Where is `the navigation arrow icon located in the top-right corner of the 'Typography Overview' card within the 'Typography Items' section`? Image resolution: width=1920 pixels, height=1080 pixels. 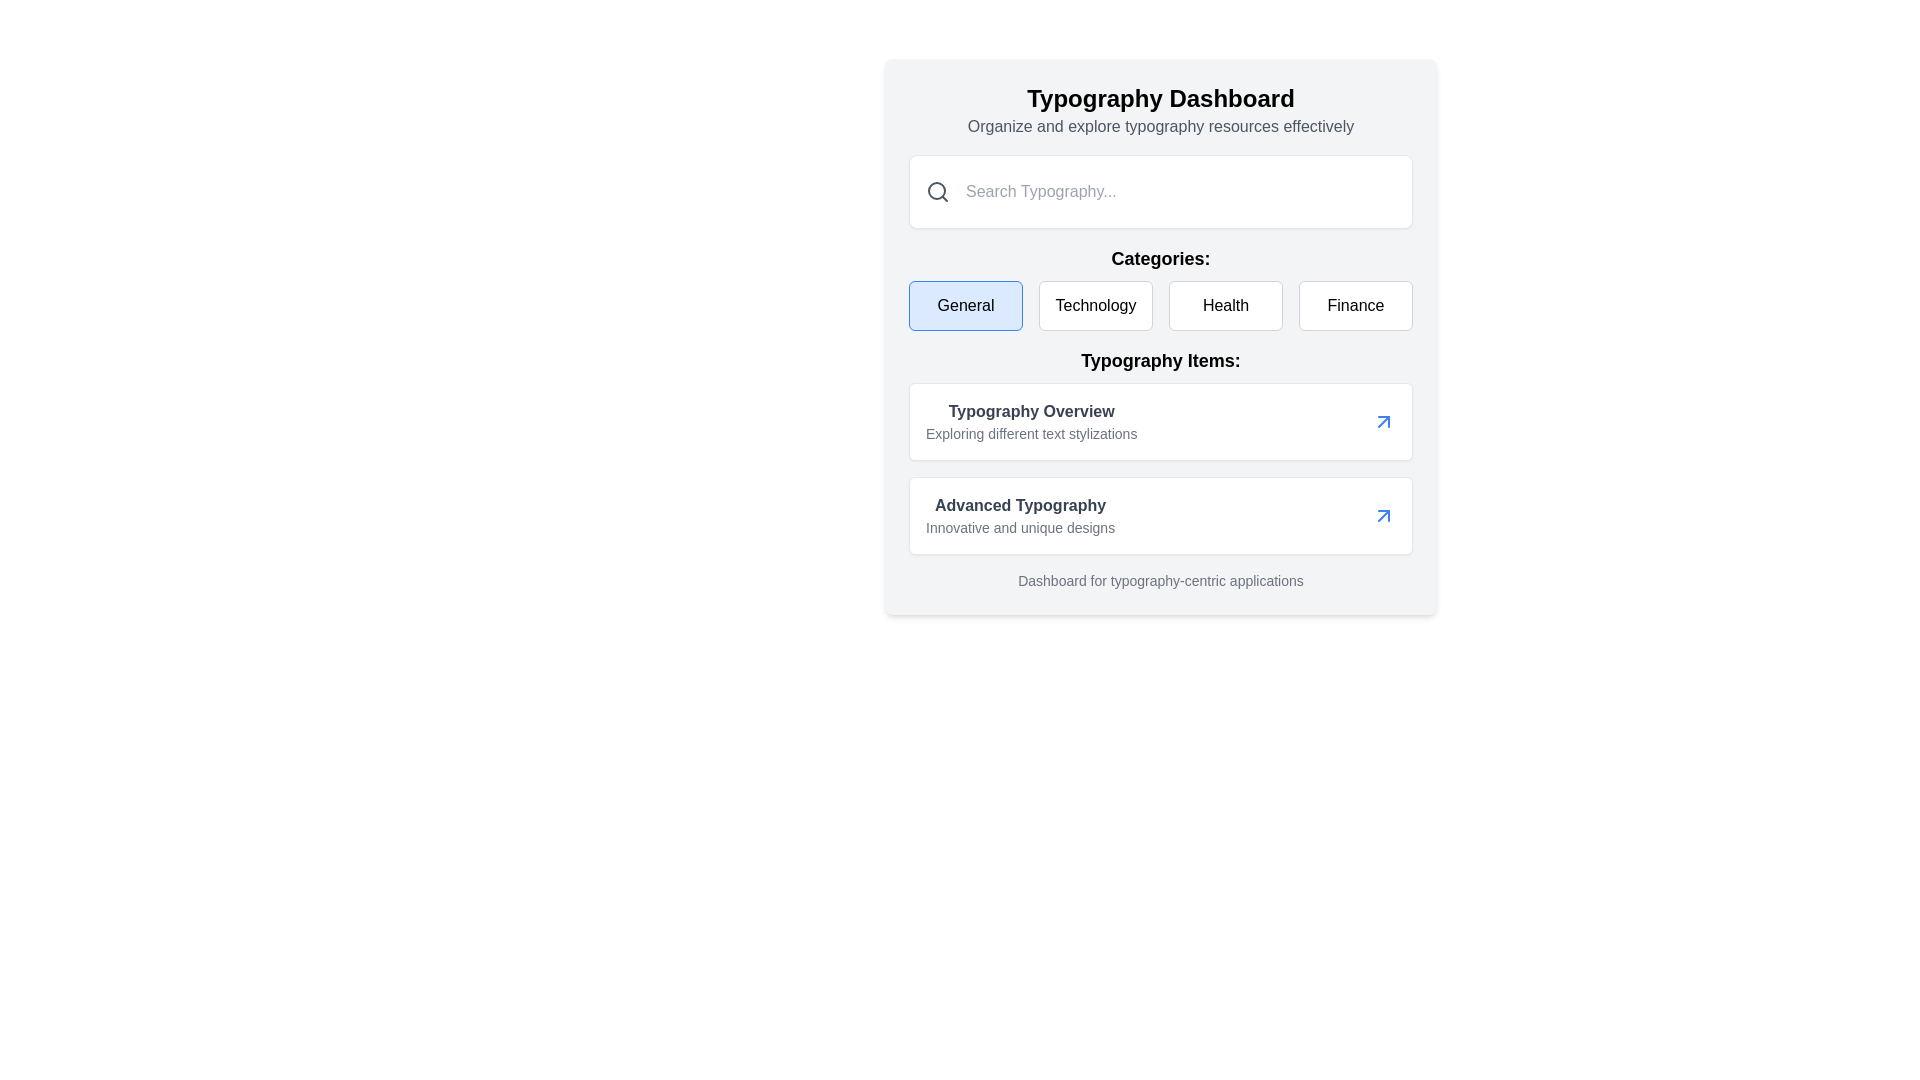 the navigation arrow icon located in the top-right corner of the 'Typography Overview' card within the 'Typography Items' section is located at coordinates (1382, 420).